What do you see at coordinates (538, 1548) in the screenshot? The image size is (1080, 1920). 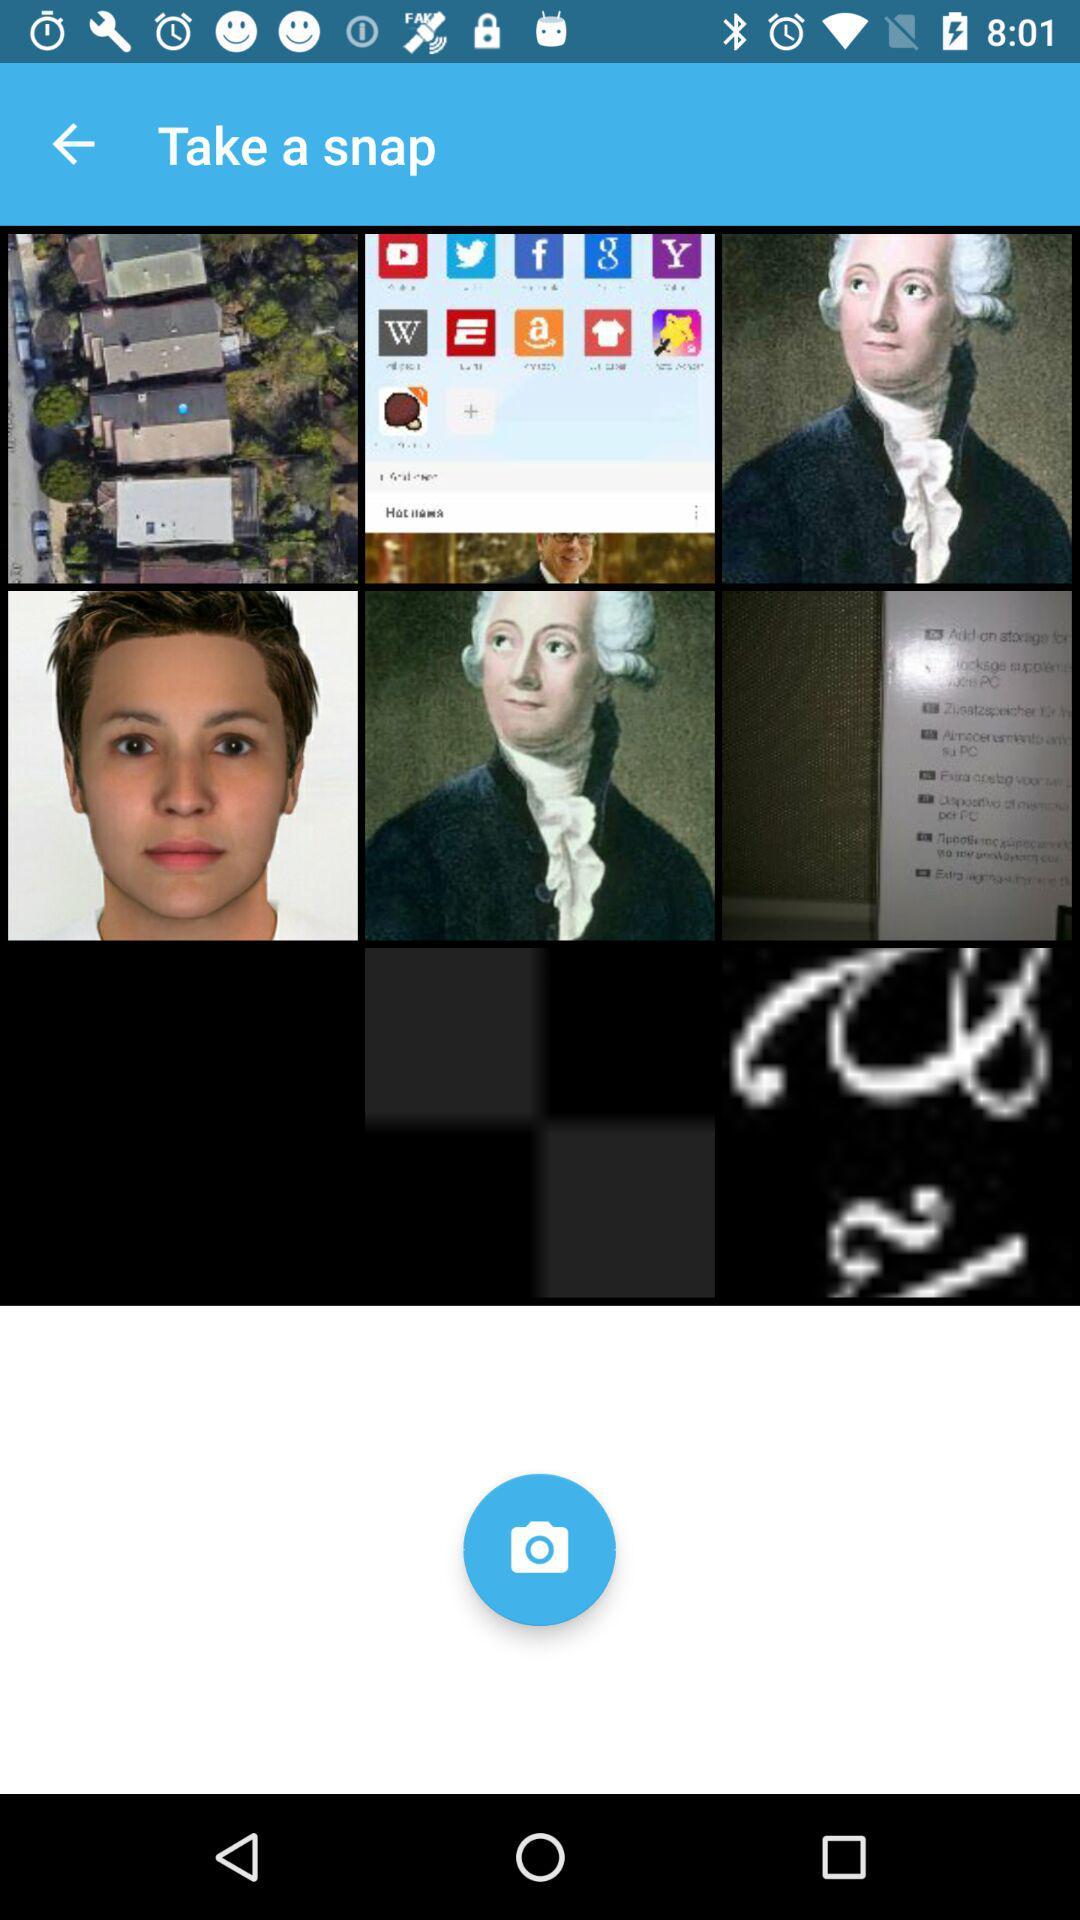 I see `take photo` at bounding box center [538, 1548].